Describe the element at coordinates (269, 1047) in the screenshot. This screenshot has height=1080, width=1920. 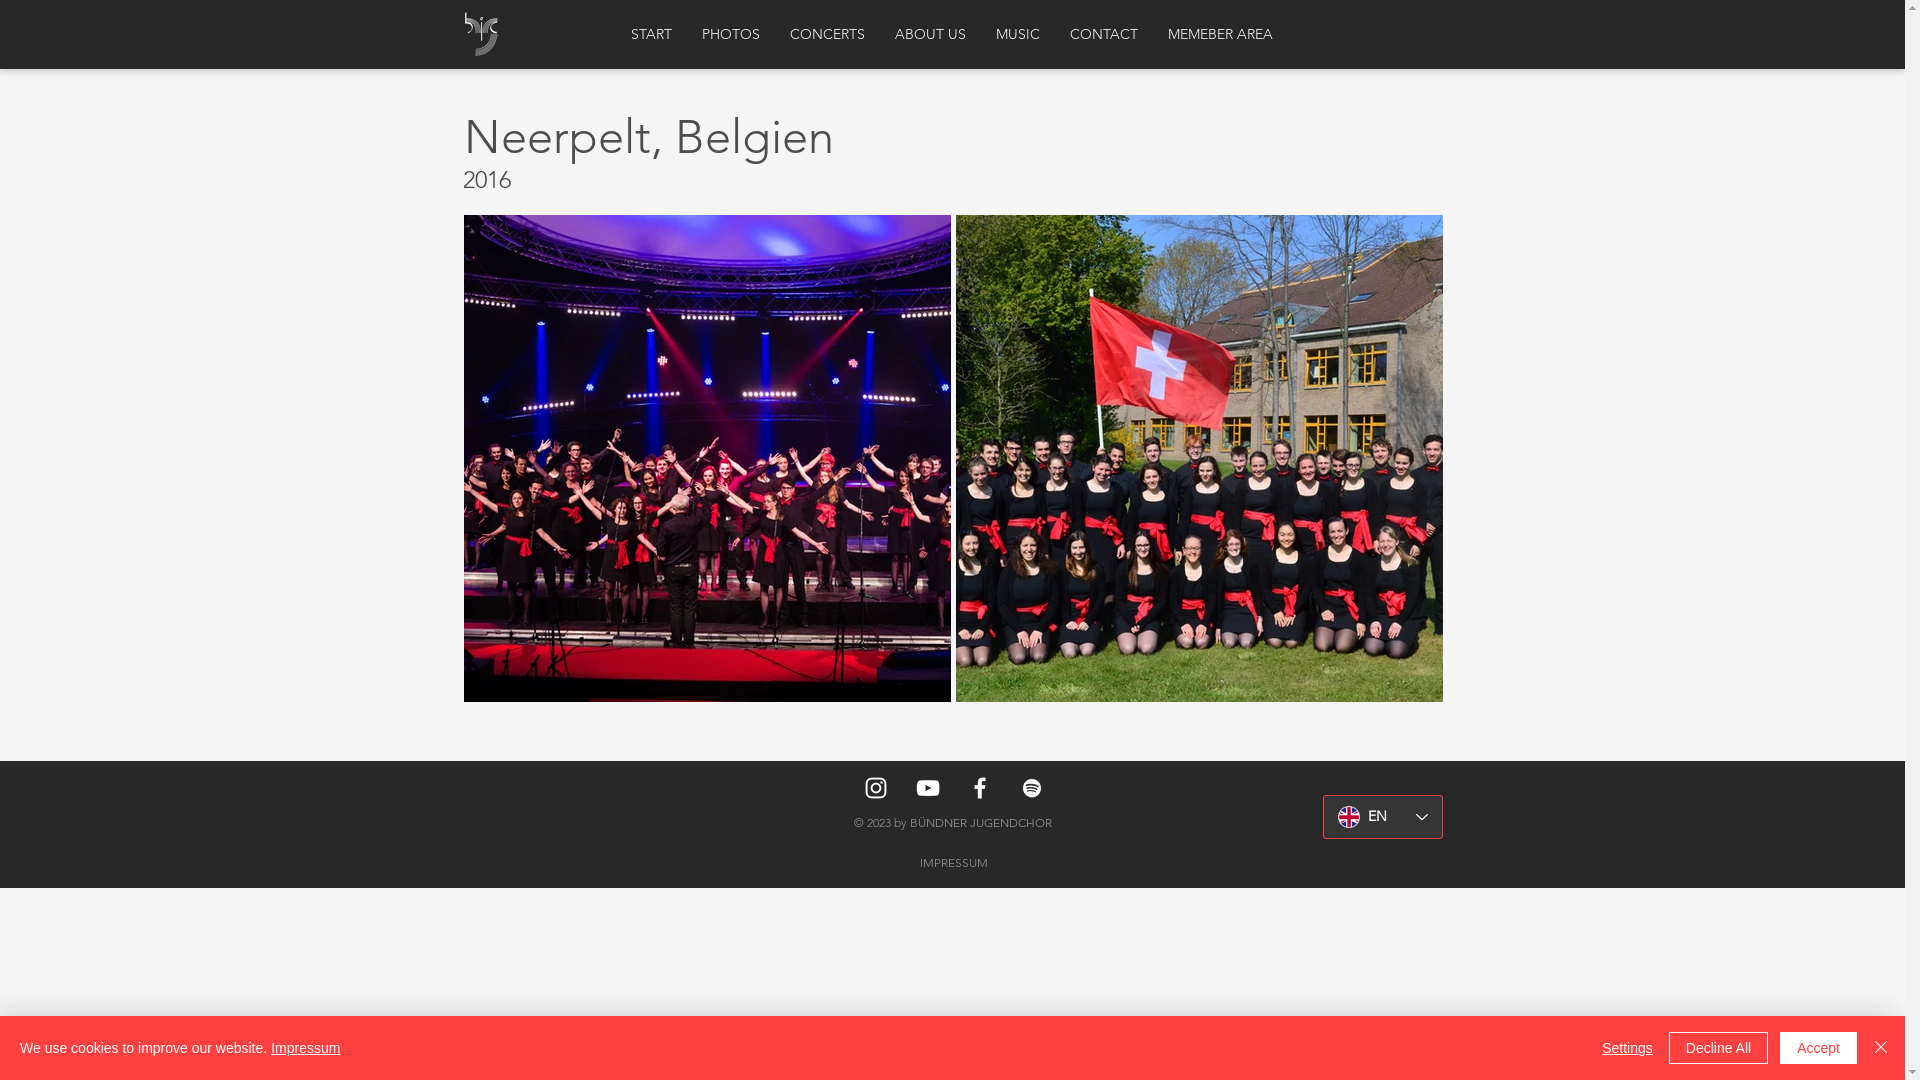
I see `'Impressum'` at that location.